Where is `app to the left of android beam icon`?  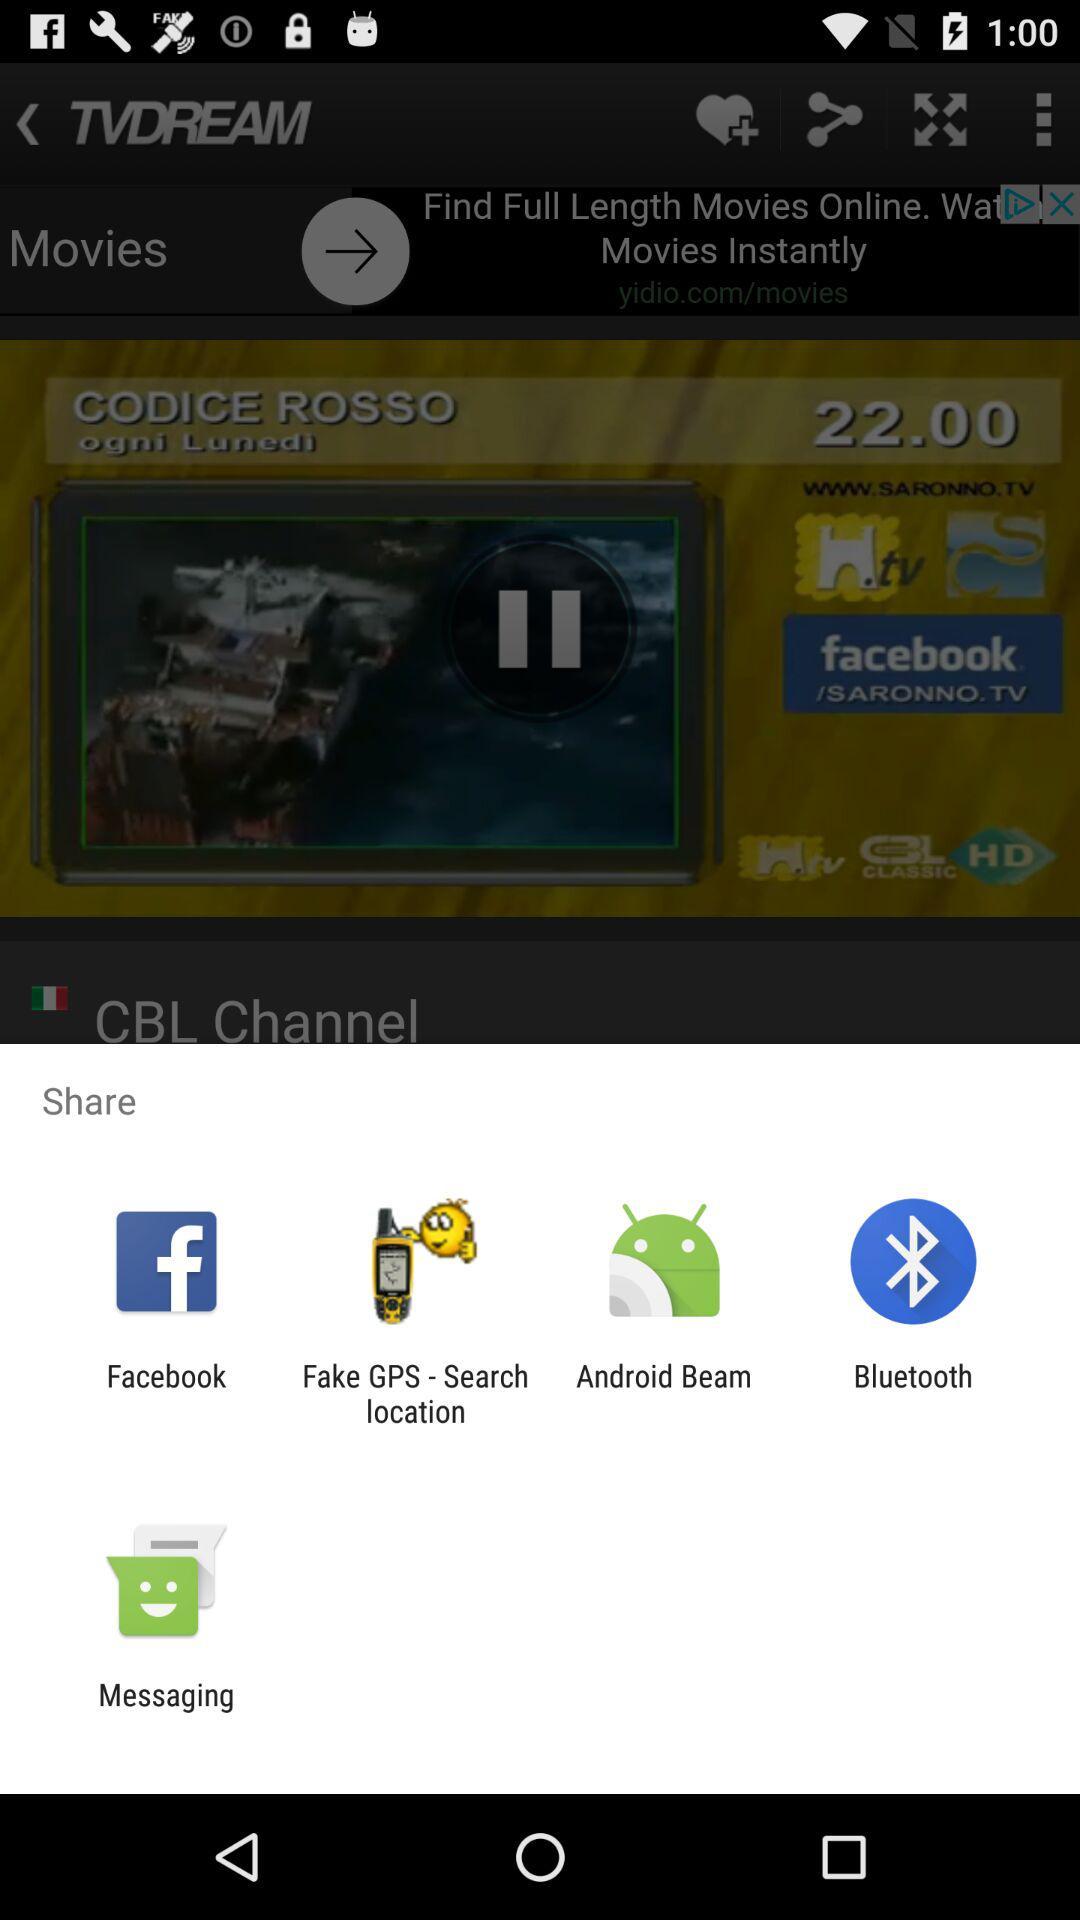 app to the left of android beam icon is located at coordinates (414, 1392).